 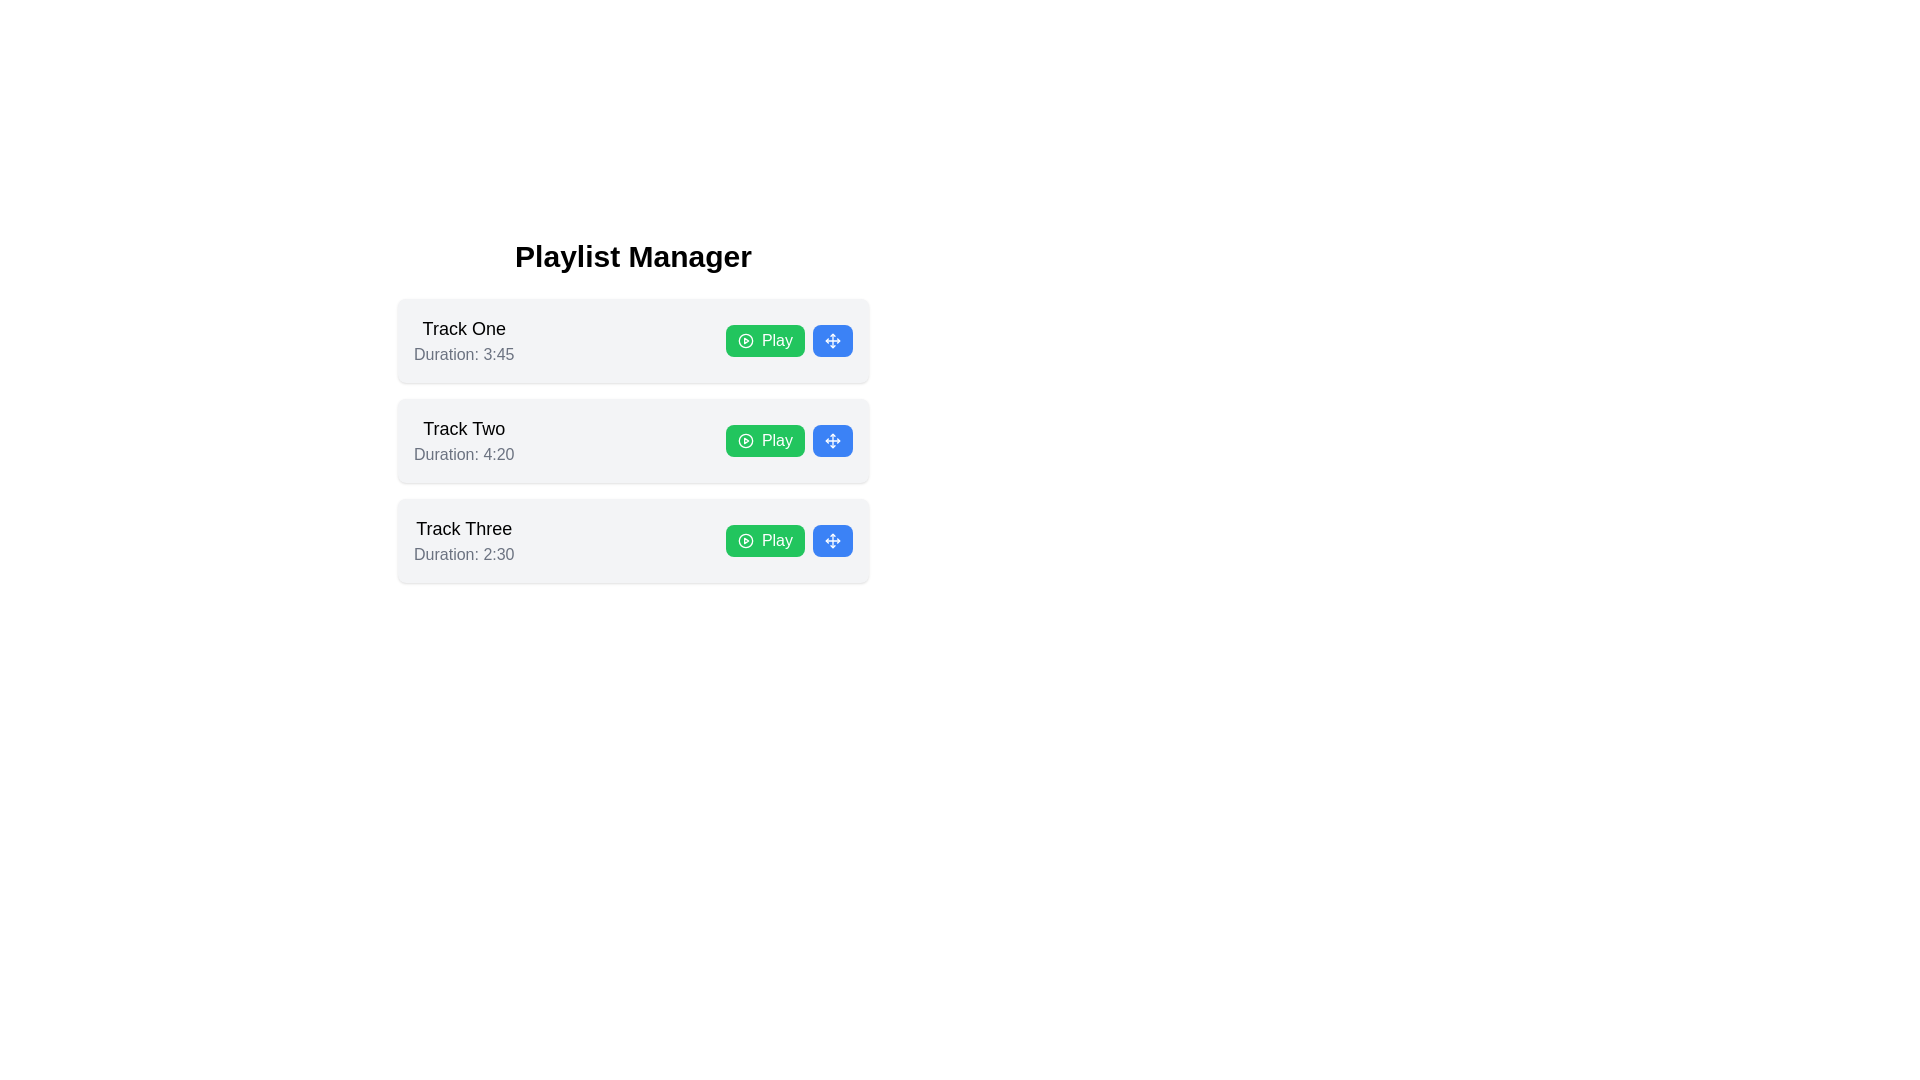 I want to click on the informational text label displaying the duration of 'Track Three' located in the third track section of the playlist, so click(x=463, y=555).